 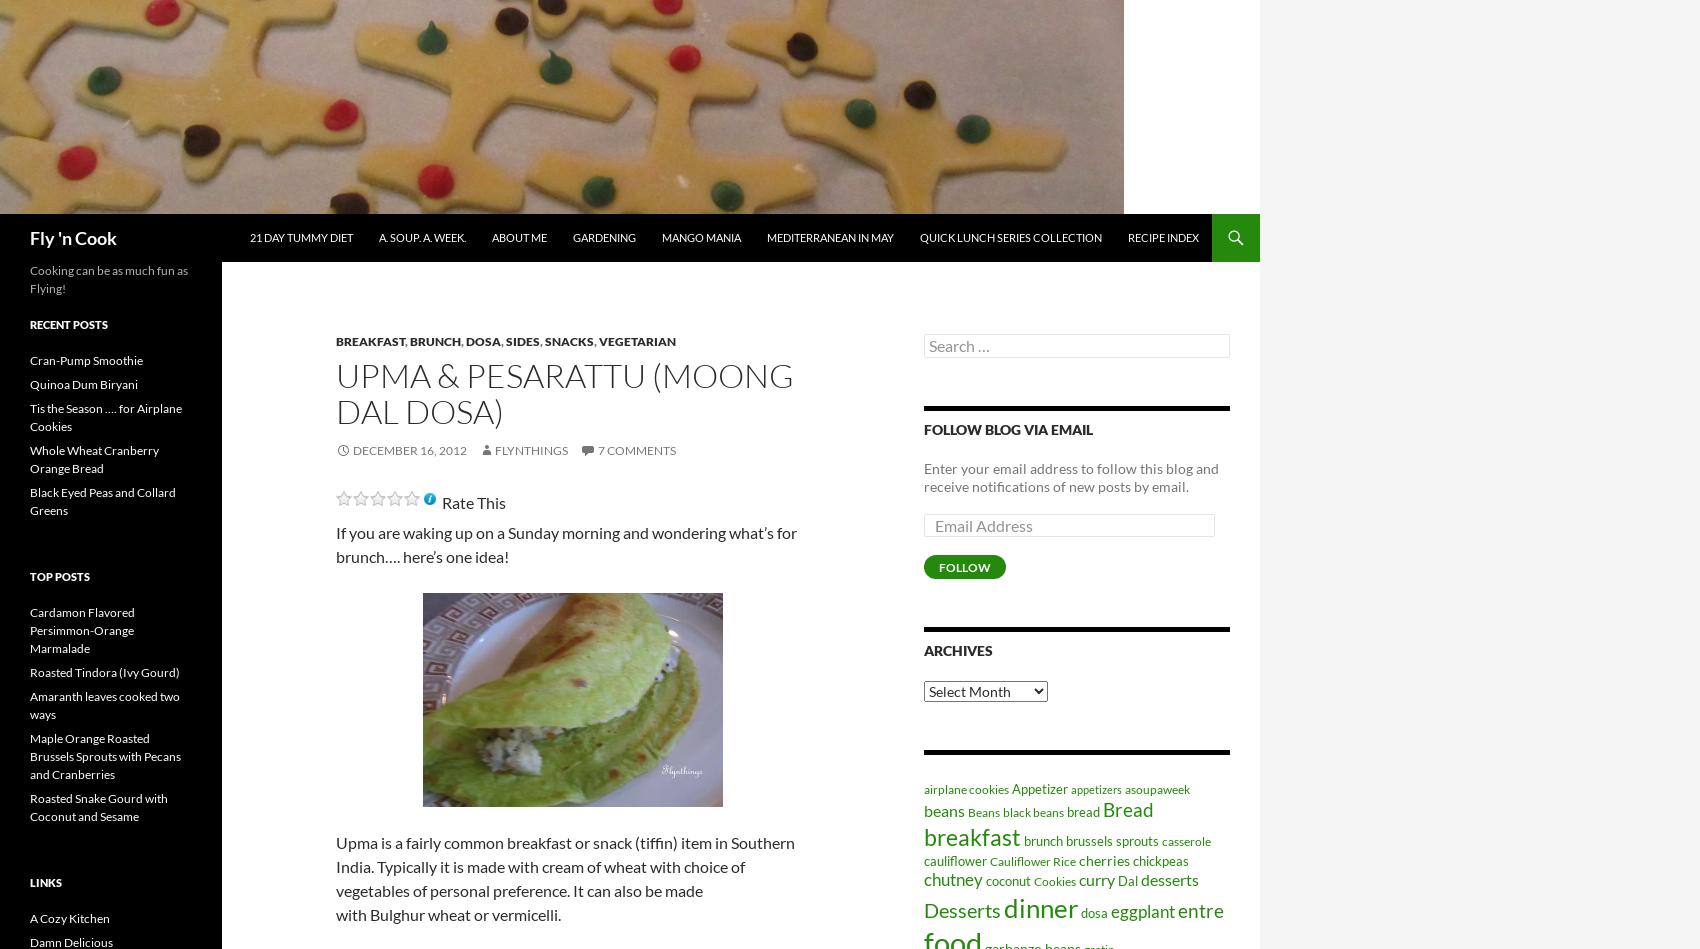 I want to click on 'casserole', so click(x=1185, y=839).